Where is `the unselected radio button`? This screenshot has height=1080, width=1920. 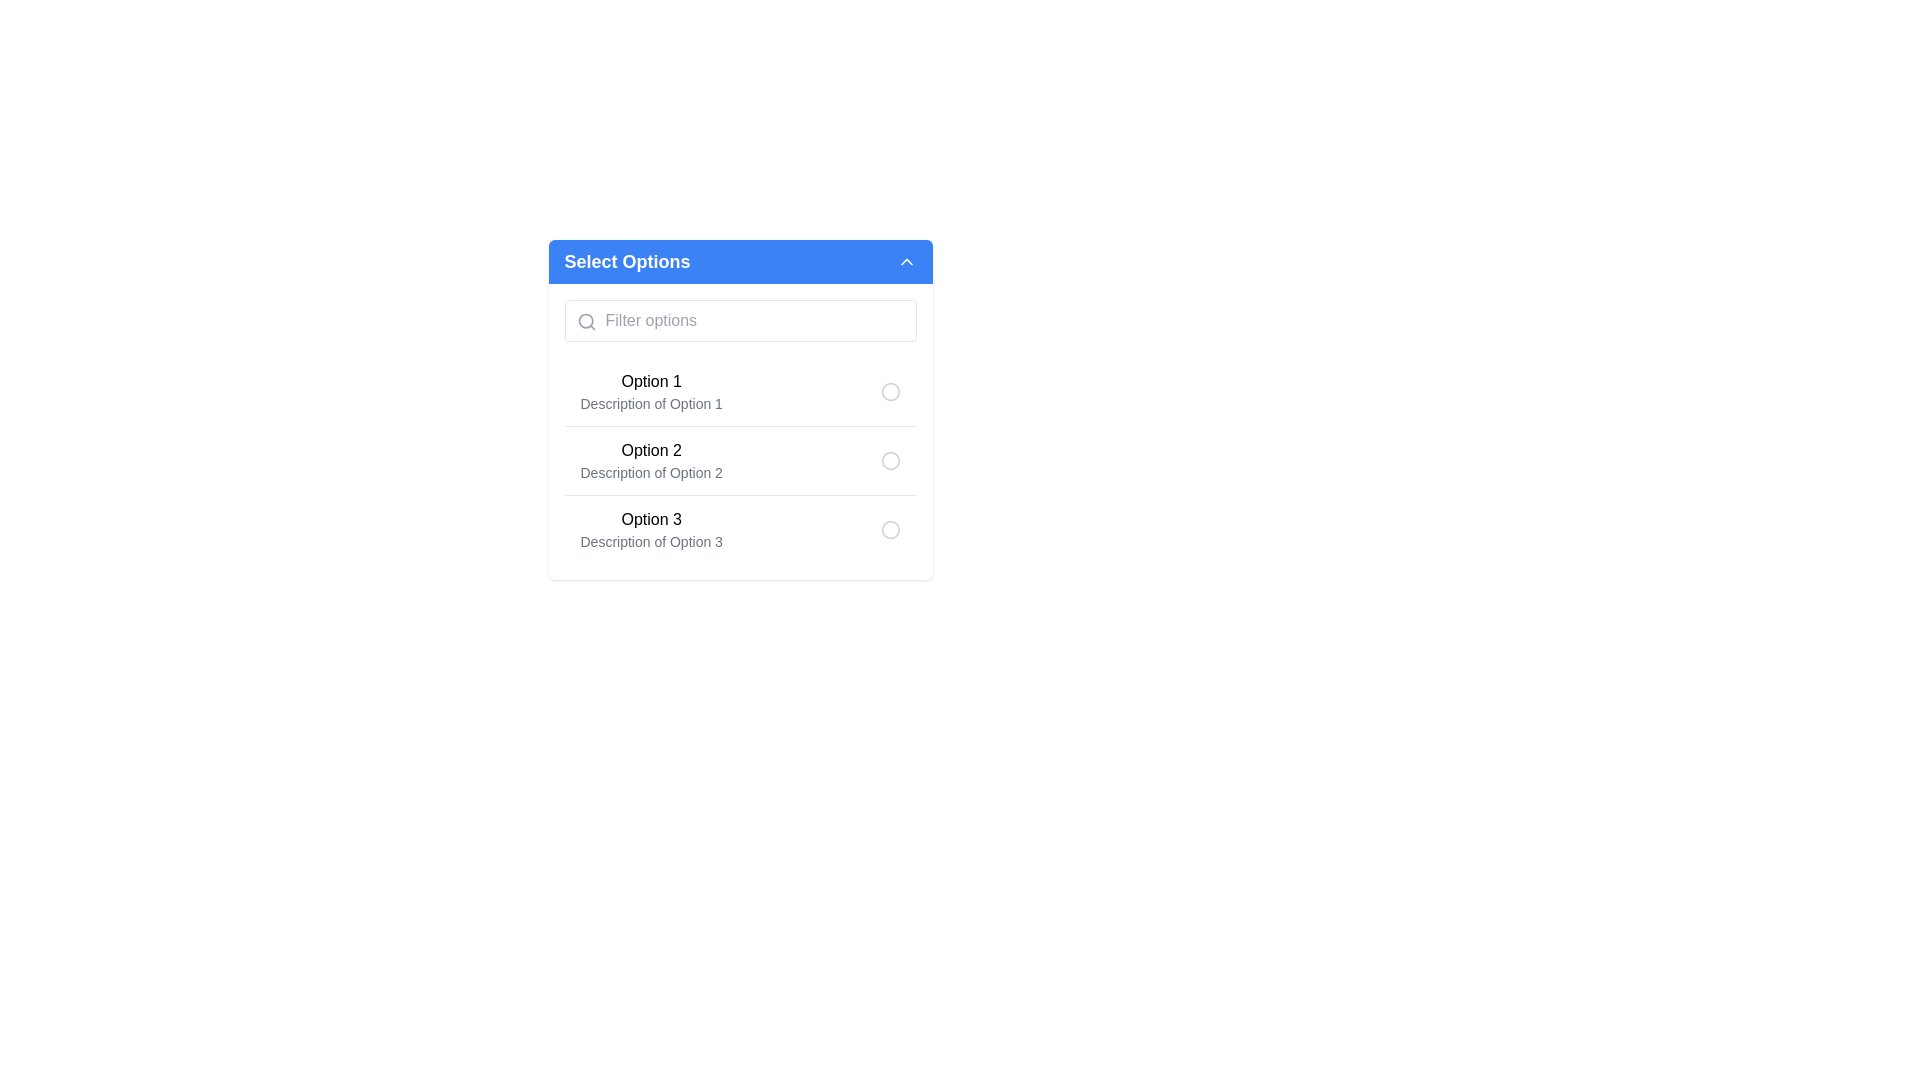 the unselected radio button is located at coordinates (889, 392).